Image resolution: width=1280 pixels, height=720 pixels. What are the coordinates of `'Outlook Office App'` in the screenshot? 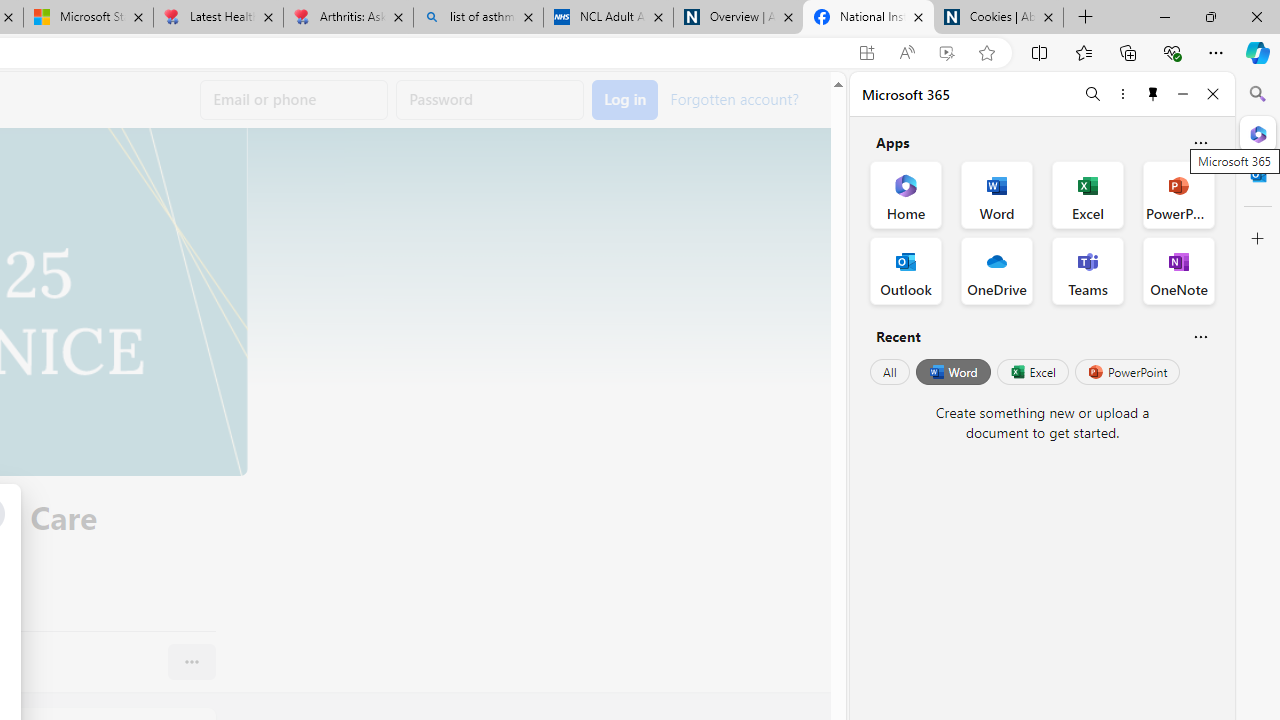 It's located at (905, 271).